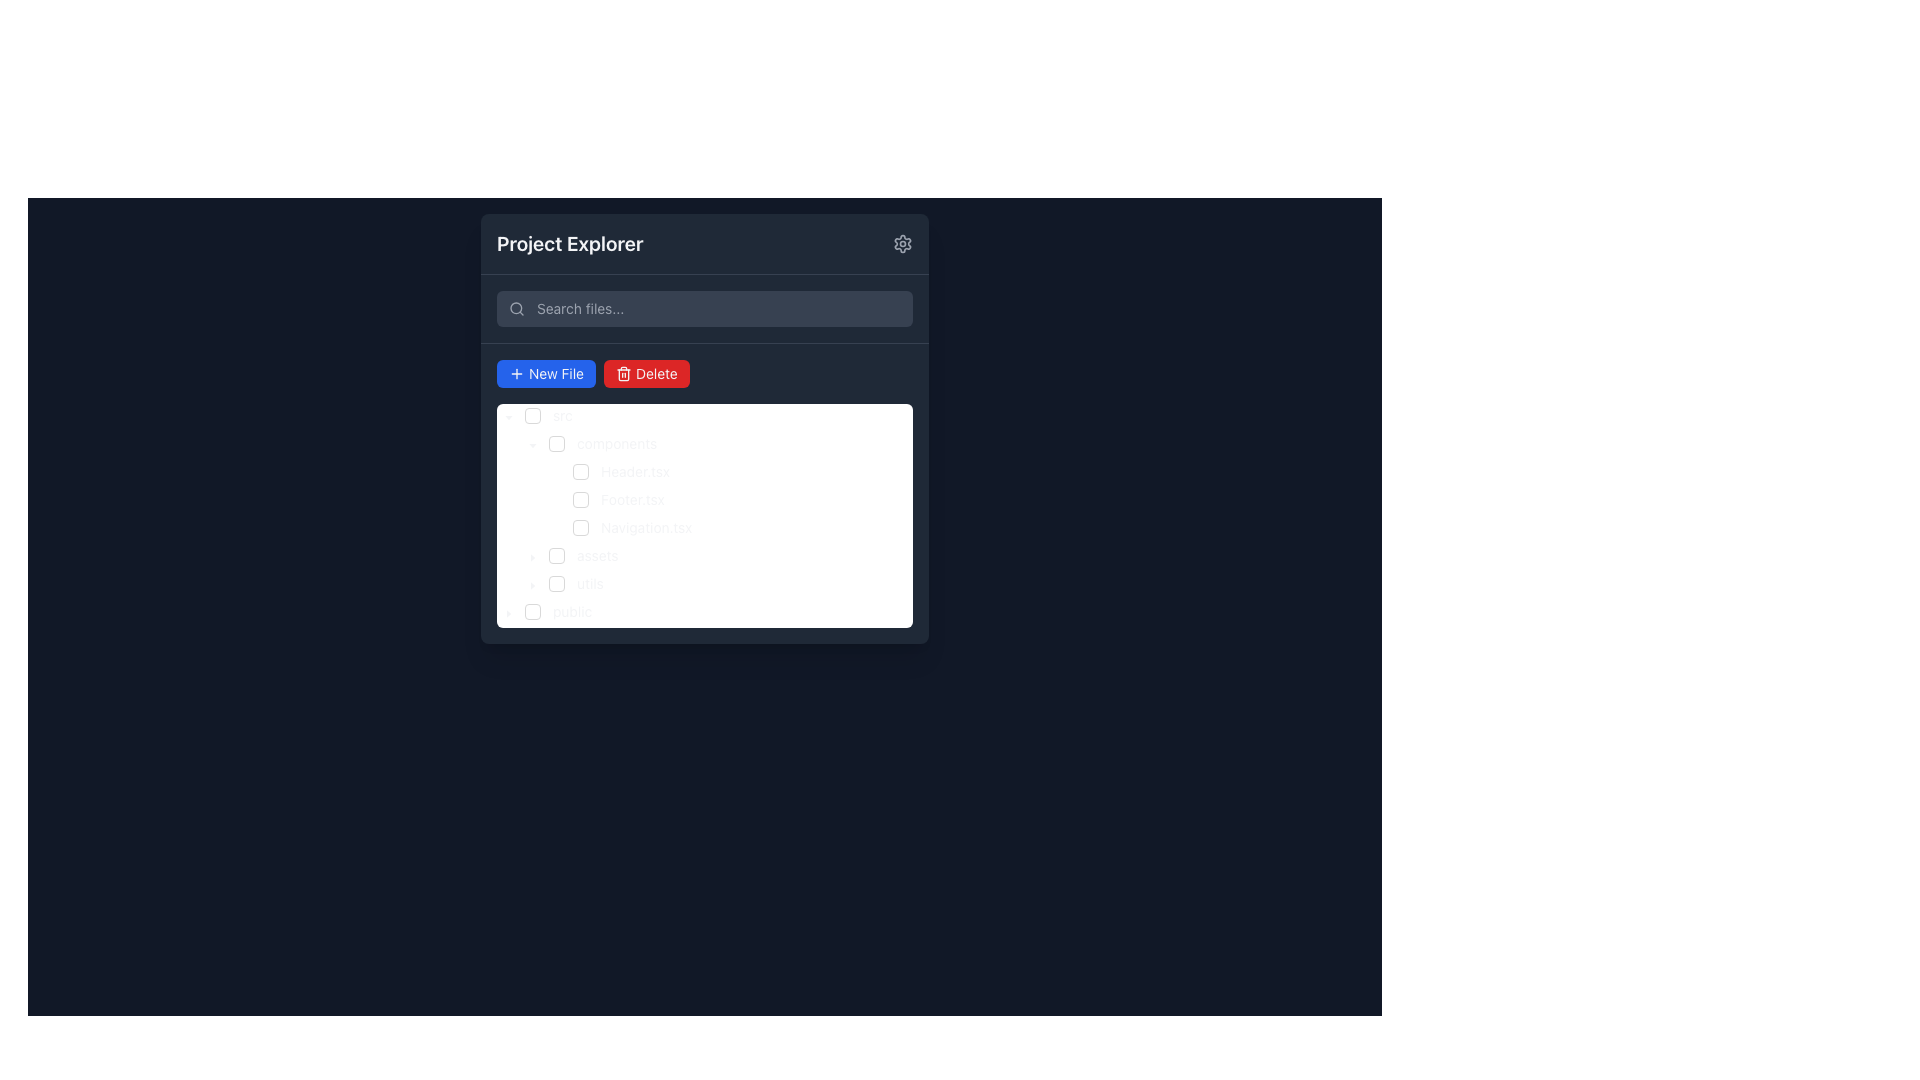  I want to click on the 'Delete' button, which is red with rounded corners and features a trashcan icon, located, so click(646, 374).